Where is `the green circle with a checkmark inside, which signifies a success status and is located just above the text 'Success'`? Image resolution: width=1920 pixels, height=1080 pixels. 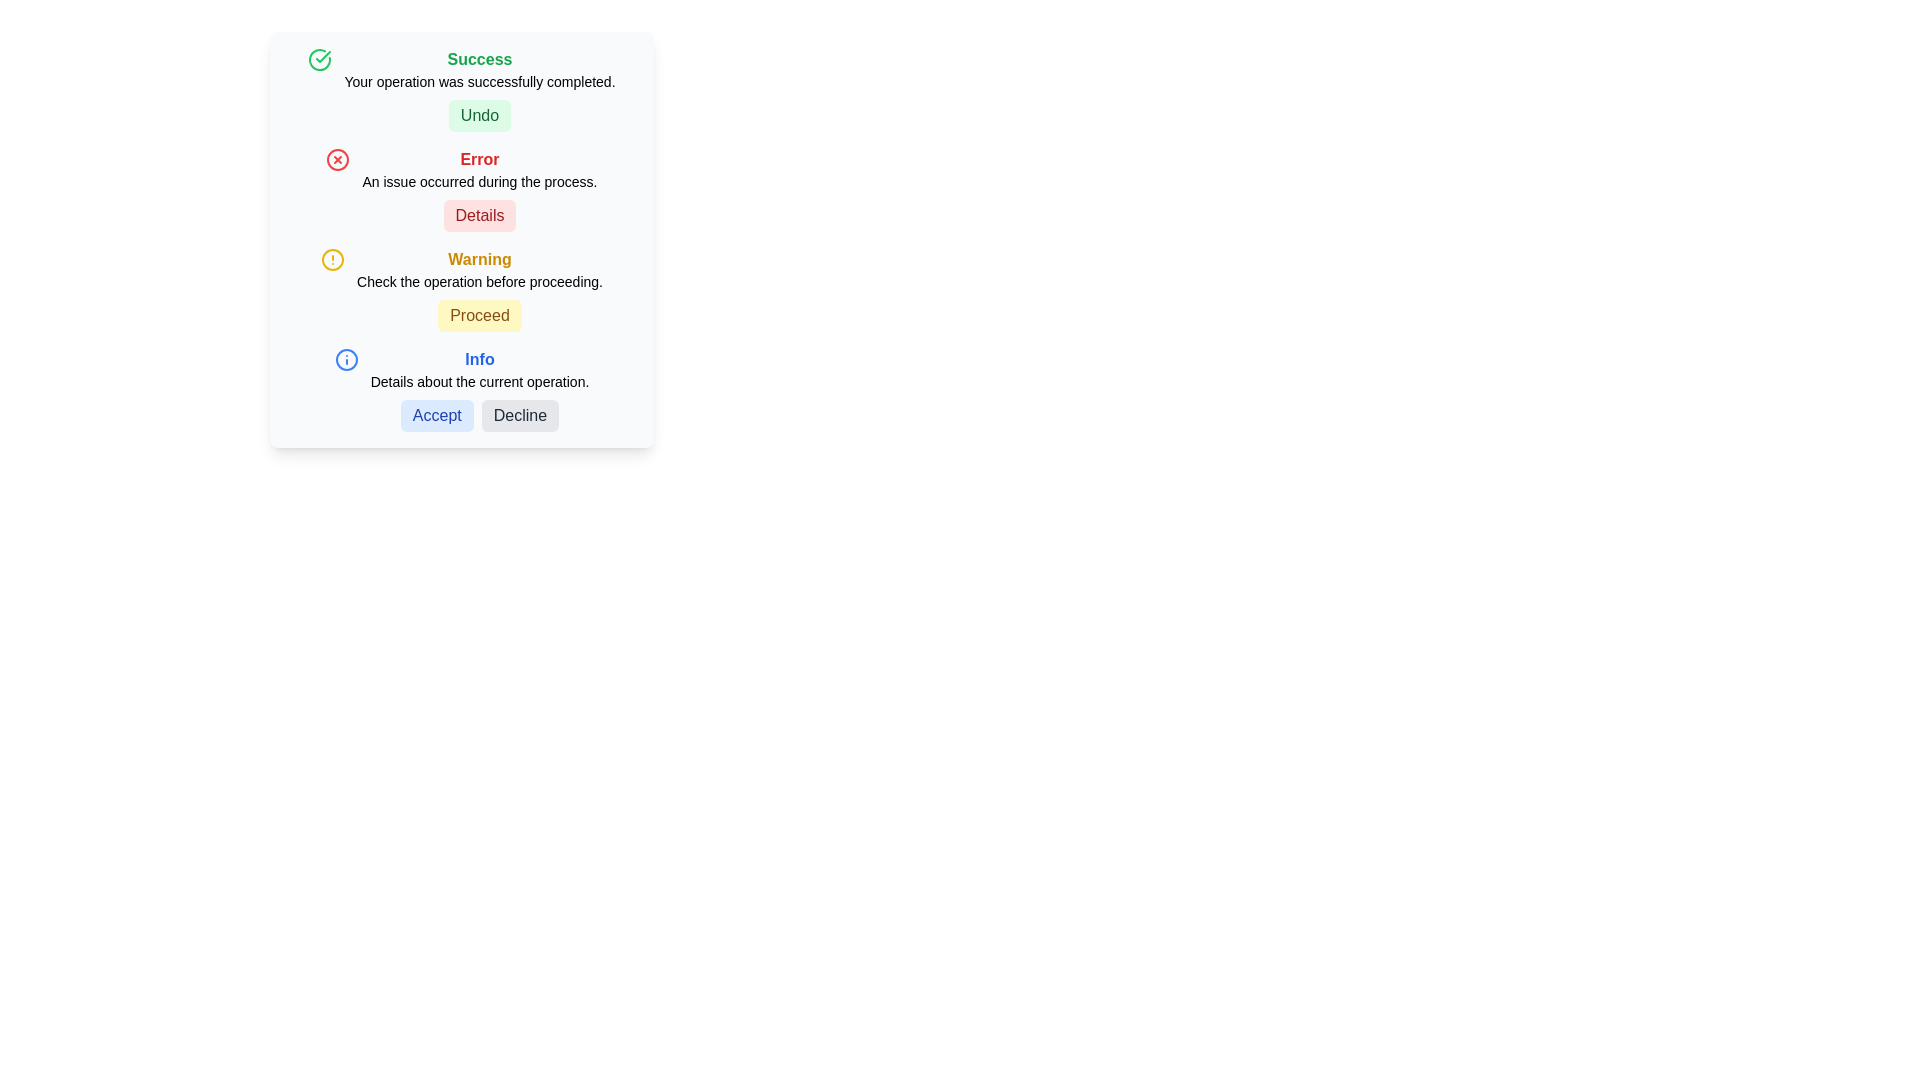
the green circle with a checkmark inside, which signifies a success status and is located just above the text 'Success' is located at coordinates (320, 59).